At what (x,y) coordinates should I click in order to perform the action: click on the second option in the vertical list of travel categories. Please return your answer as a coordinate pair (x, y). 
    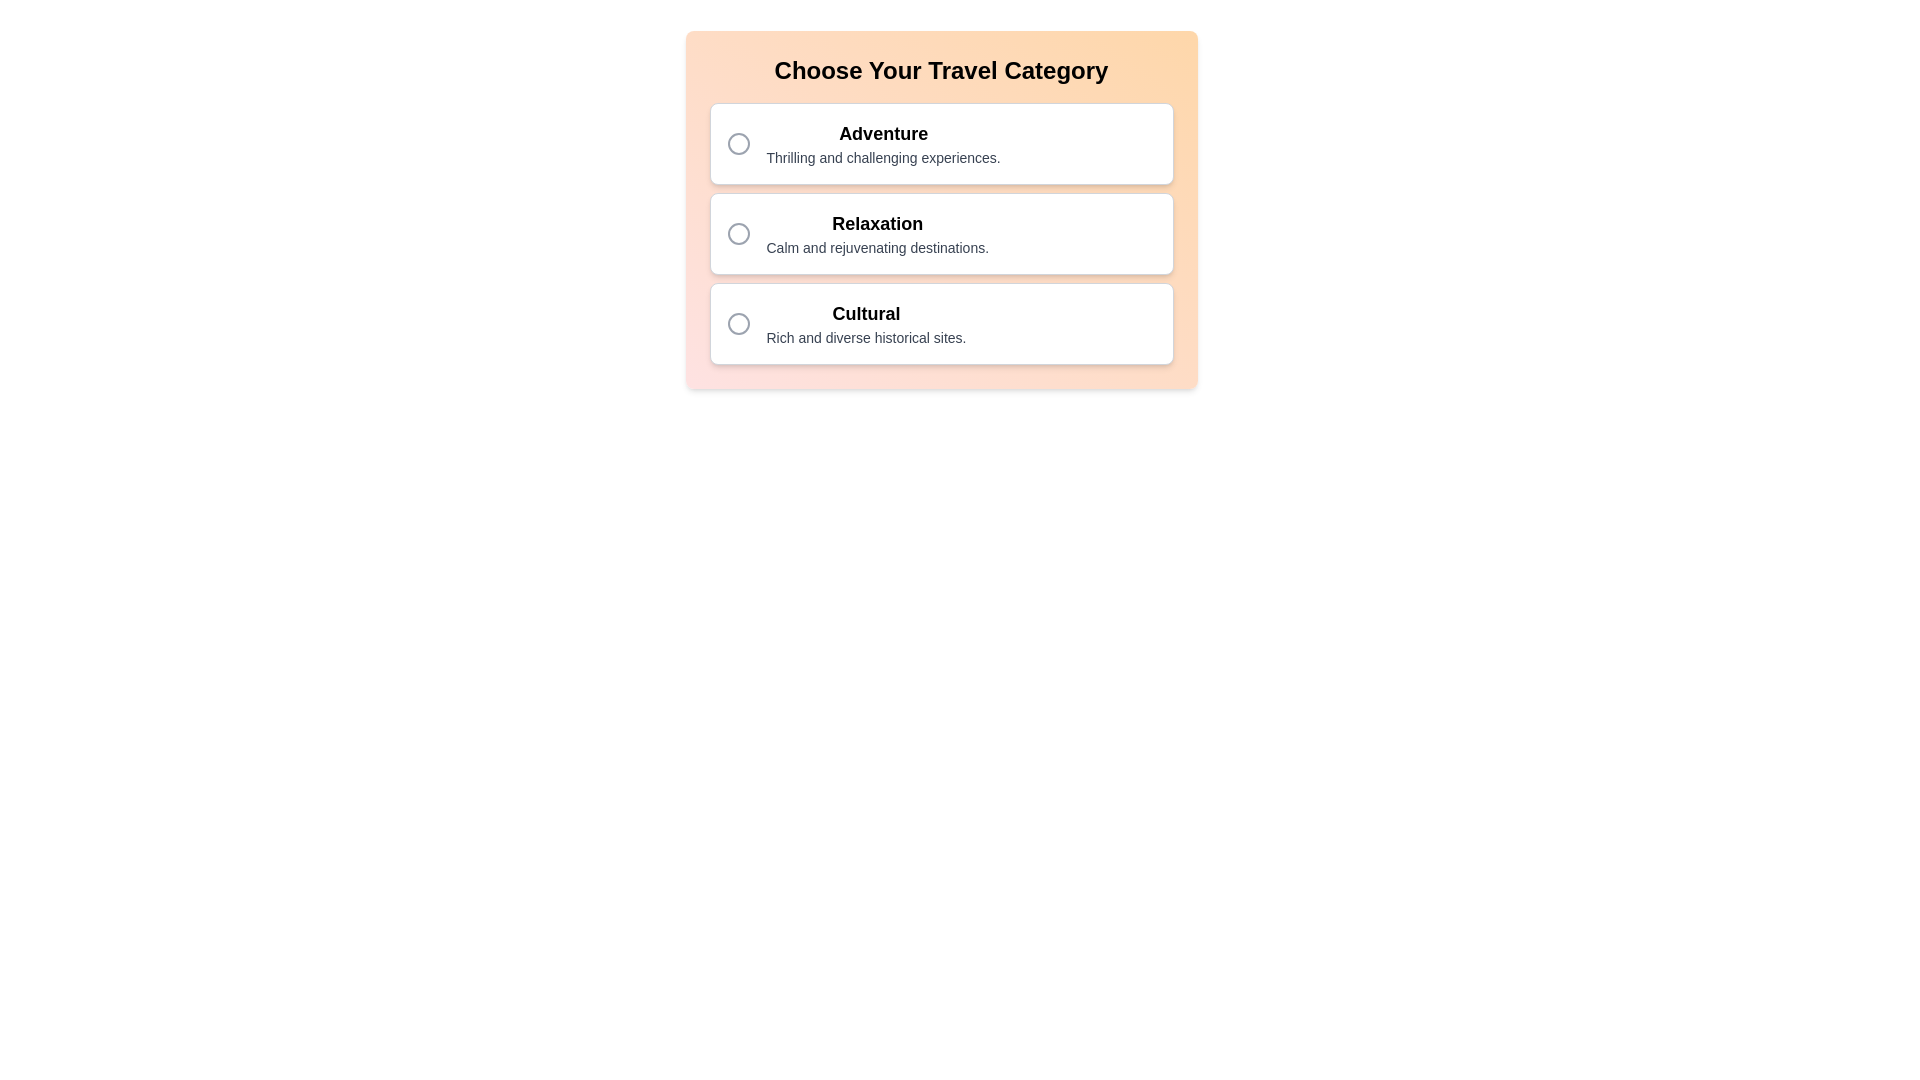
    Looking at the image, I should click on (940, 233).